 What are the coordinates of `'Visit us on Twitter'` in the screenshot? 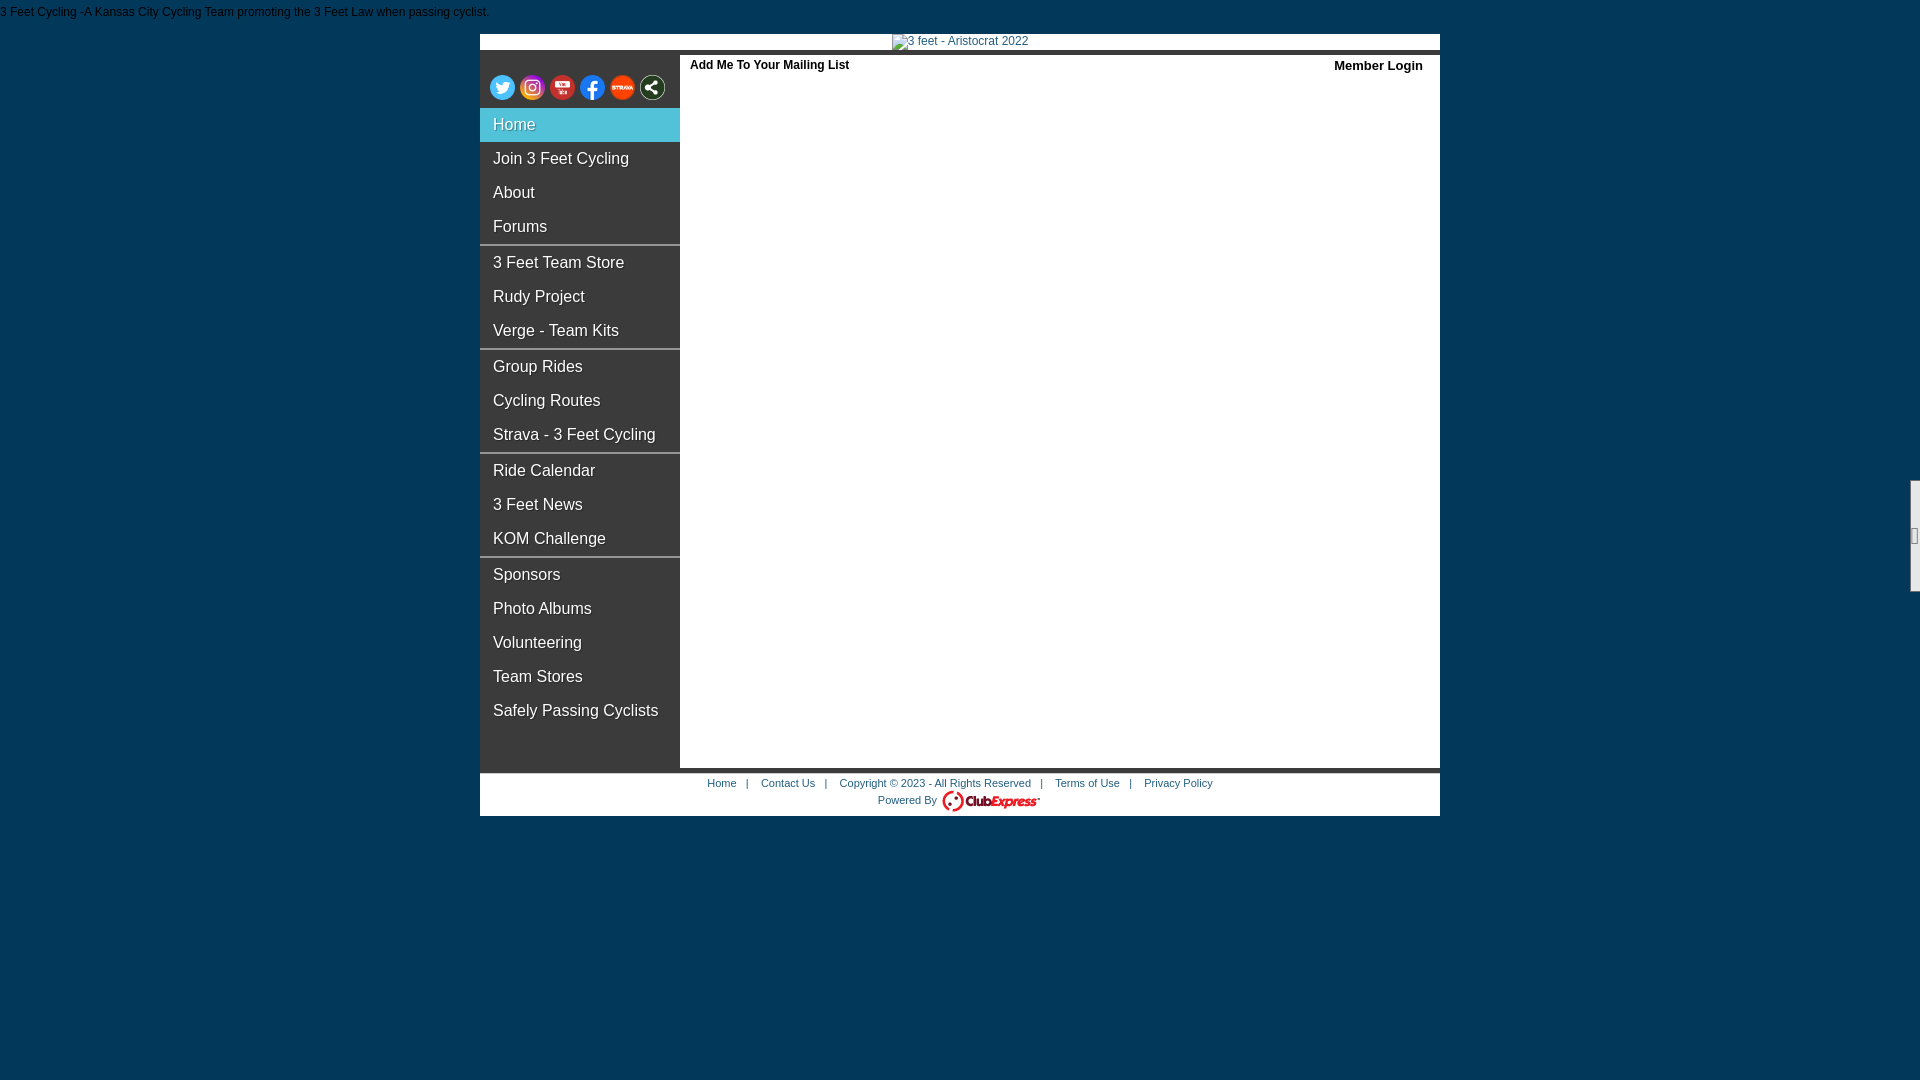 It's located at (502, 87).